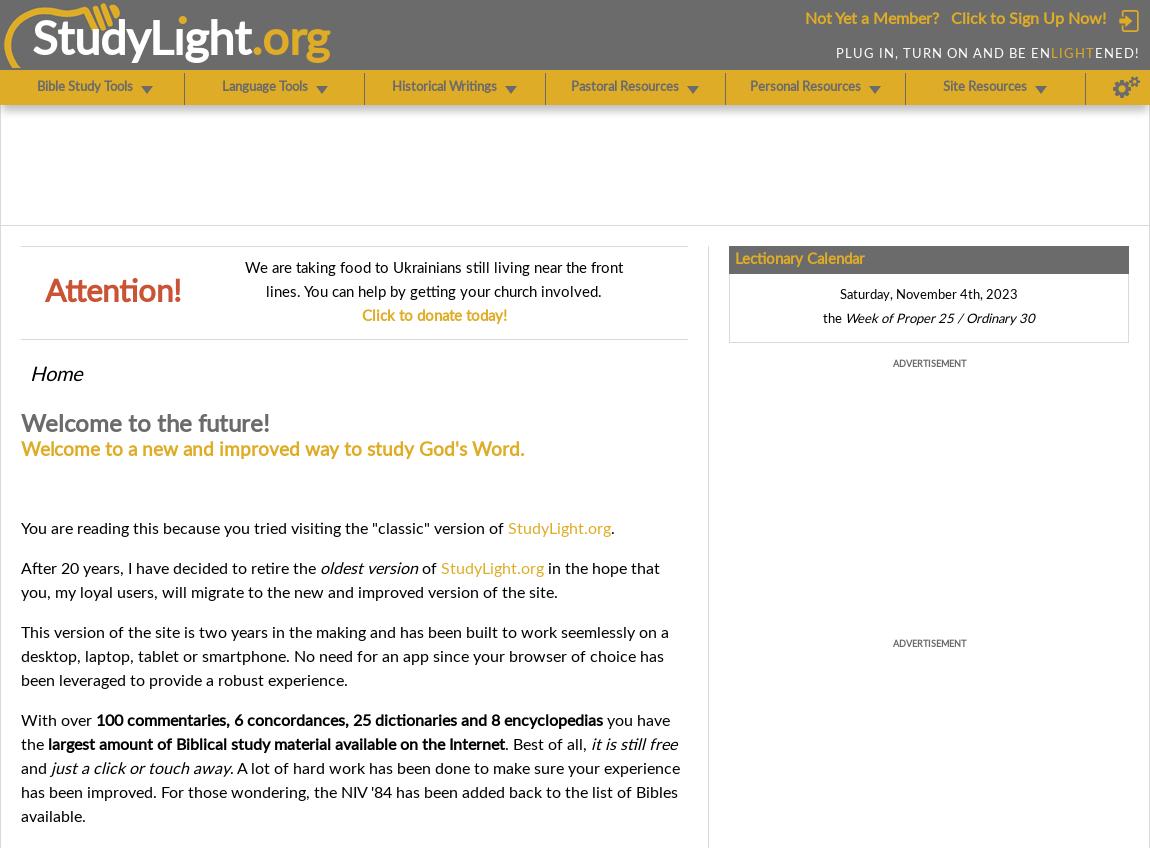 The width and height of the screenshot is (1150, 848). Describe the element at coordinates (634, 87) in the screenshot. I see `'toral Resources'` at that location.